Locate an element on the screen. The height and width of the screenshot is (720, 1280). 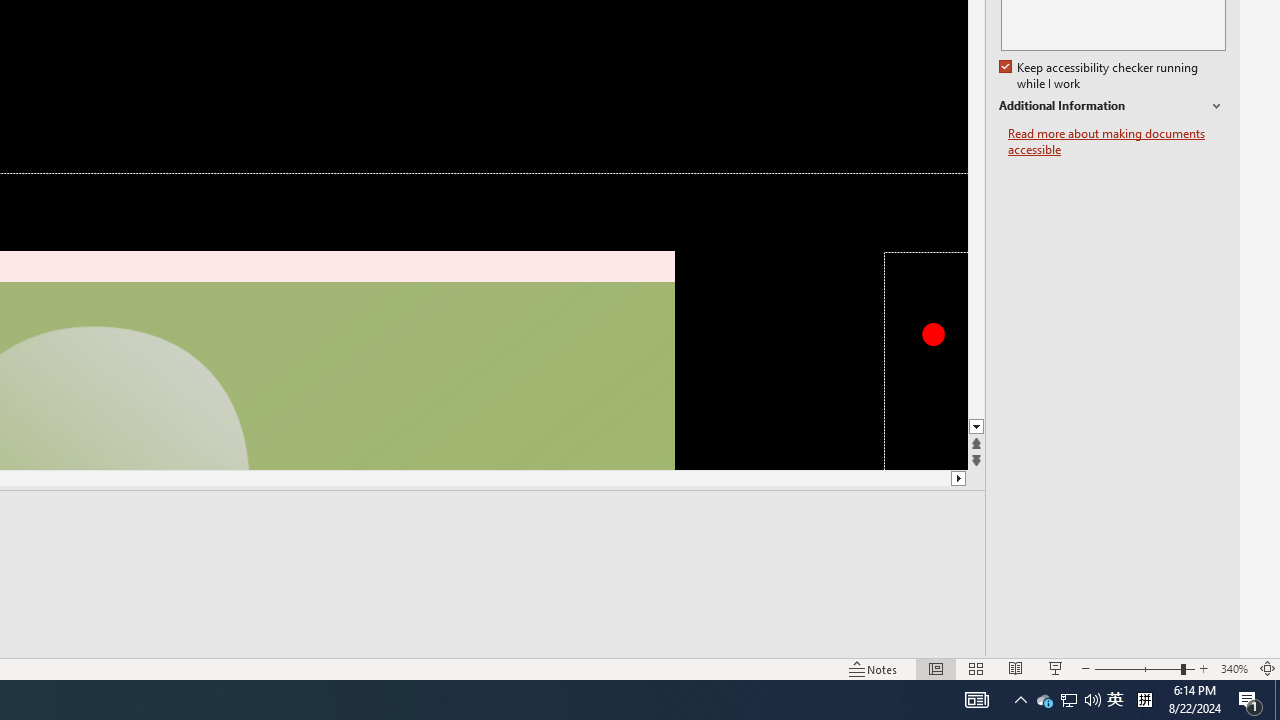
'Keep accessibility checker running while I work' is located at coordinates (1099, 75).